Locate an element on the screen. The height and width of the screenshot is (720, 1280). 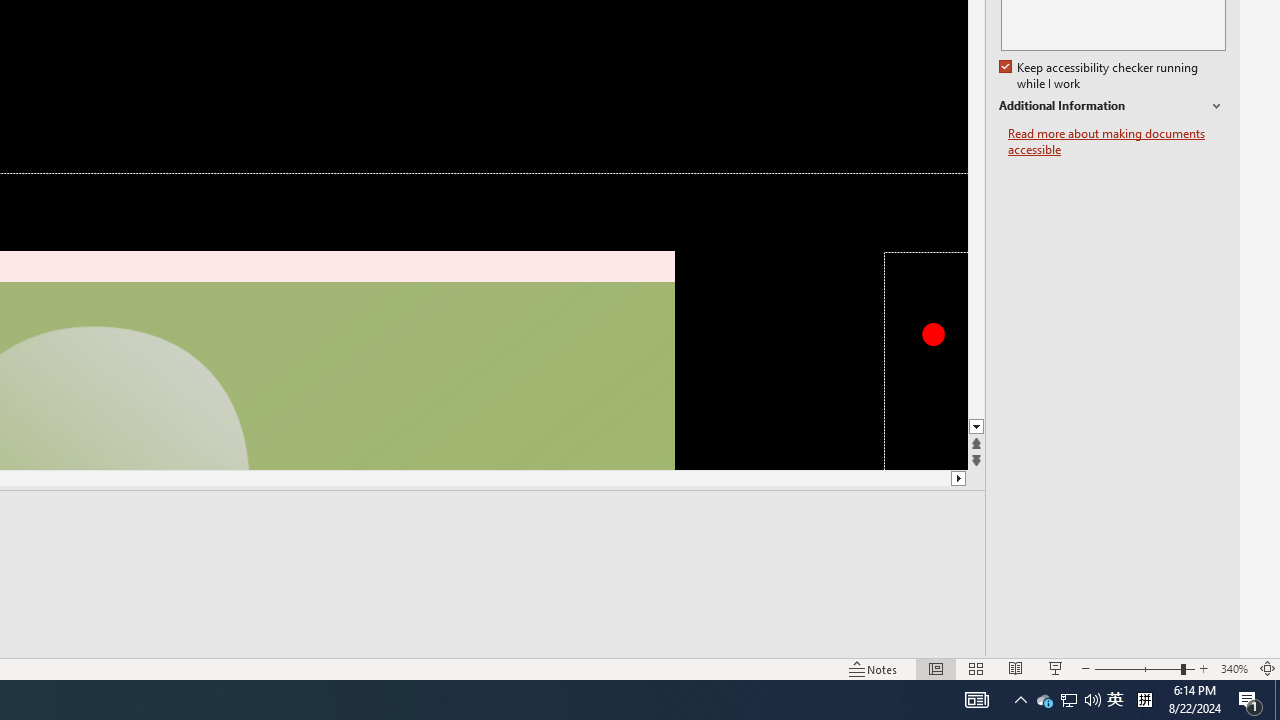
'Keep accessibility checker running while I work' is located at coordinates (1099, 75).